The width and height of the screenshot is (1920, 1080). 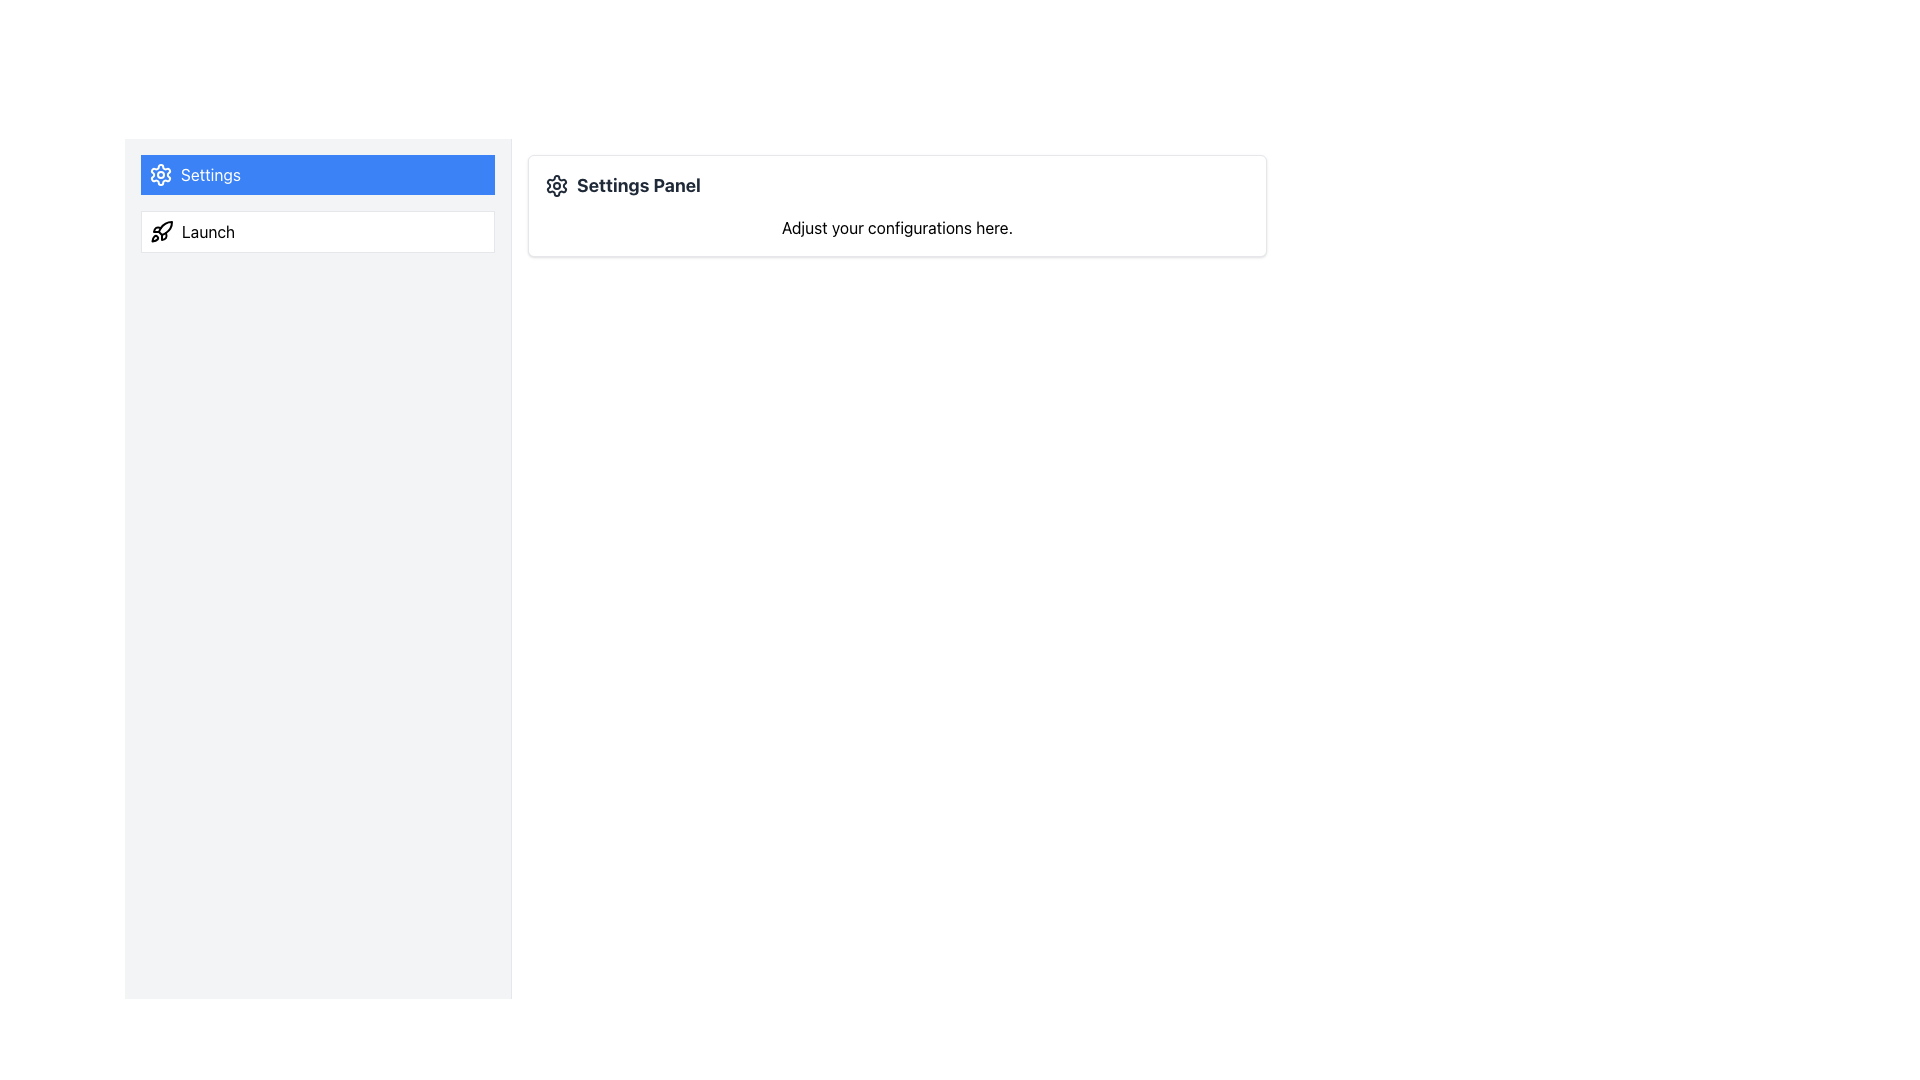 What do you see at coordinates (316, 173) in the screenshot?
I see `the navigation button located at the top of the vertical list in the left sidebar` at bounding box center [316, 173].